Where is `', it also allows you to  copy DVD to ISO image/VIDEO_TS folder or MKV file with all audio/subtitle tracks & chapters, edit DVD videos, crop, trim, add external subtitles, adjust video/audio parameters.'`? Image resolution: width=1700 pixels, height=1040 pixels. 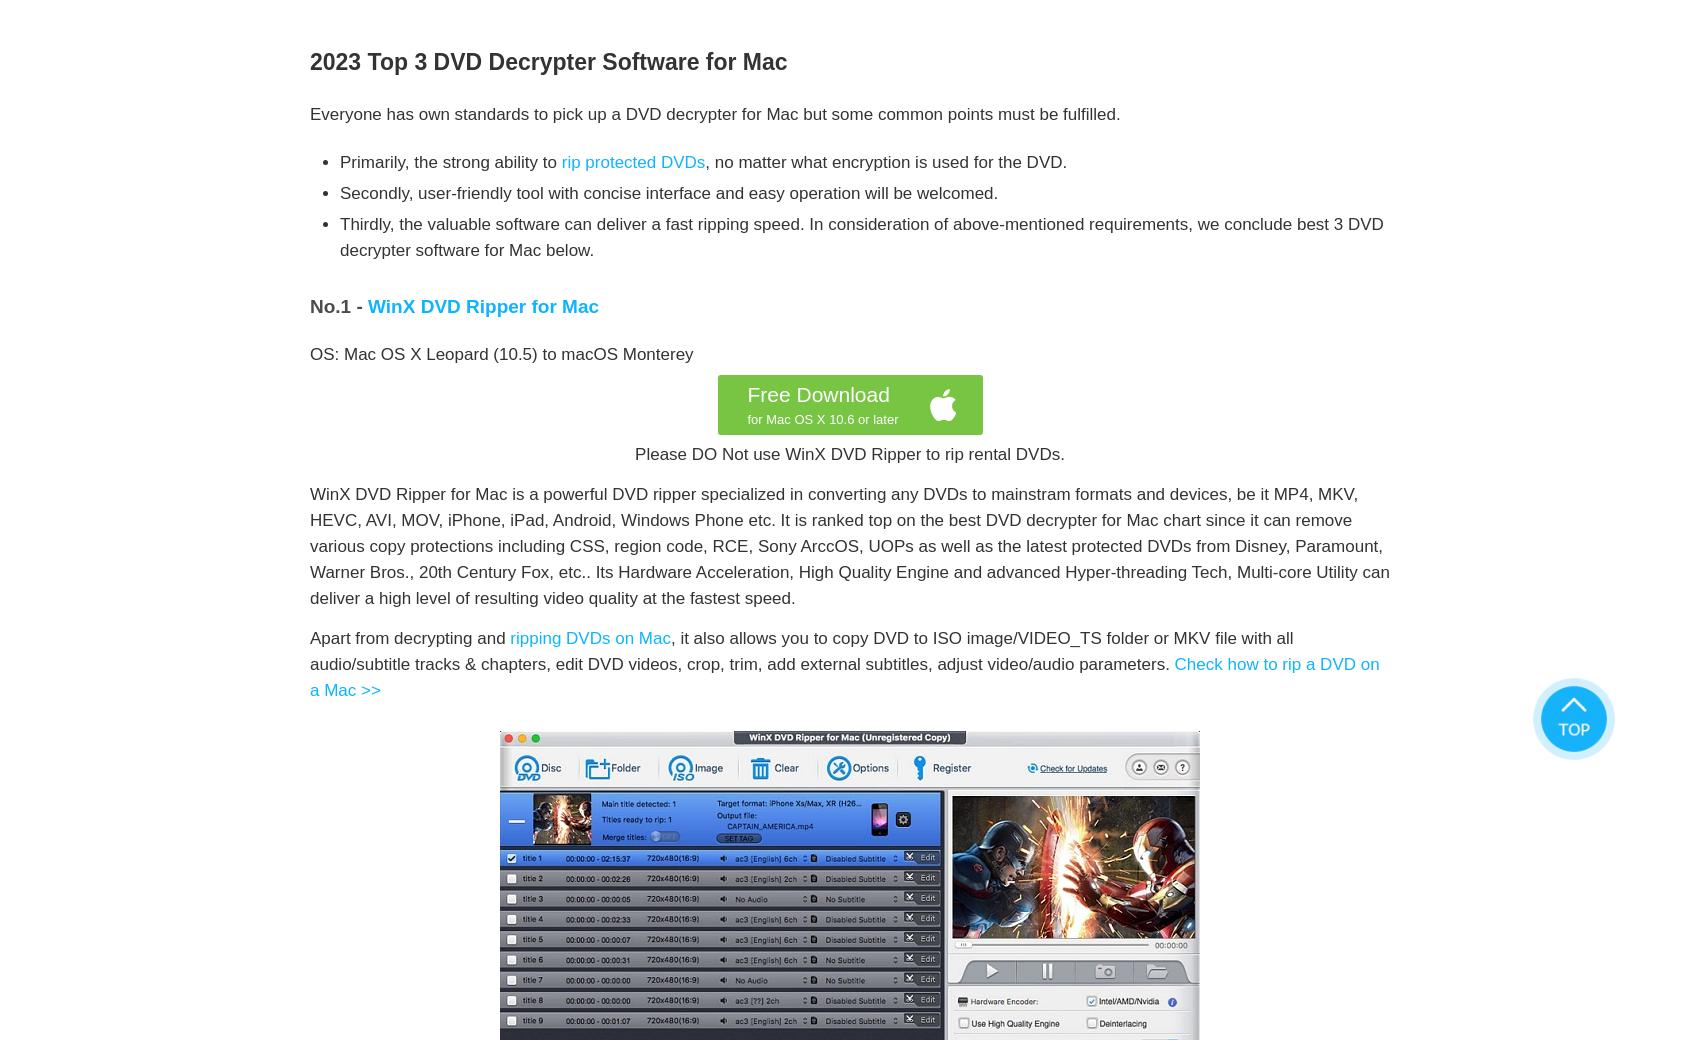
', it also allows you to  copy DVD to ISO image/VIDEO_TS folder or MKV file with all audio/subtitle tracks & chapters, edit DVD videos, crop, trim, add external subtitles, adjust video/audio parameters.' is located at coordinates (800, 651).